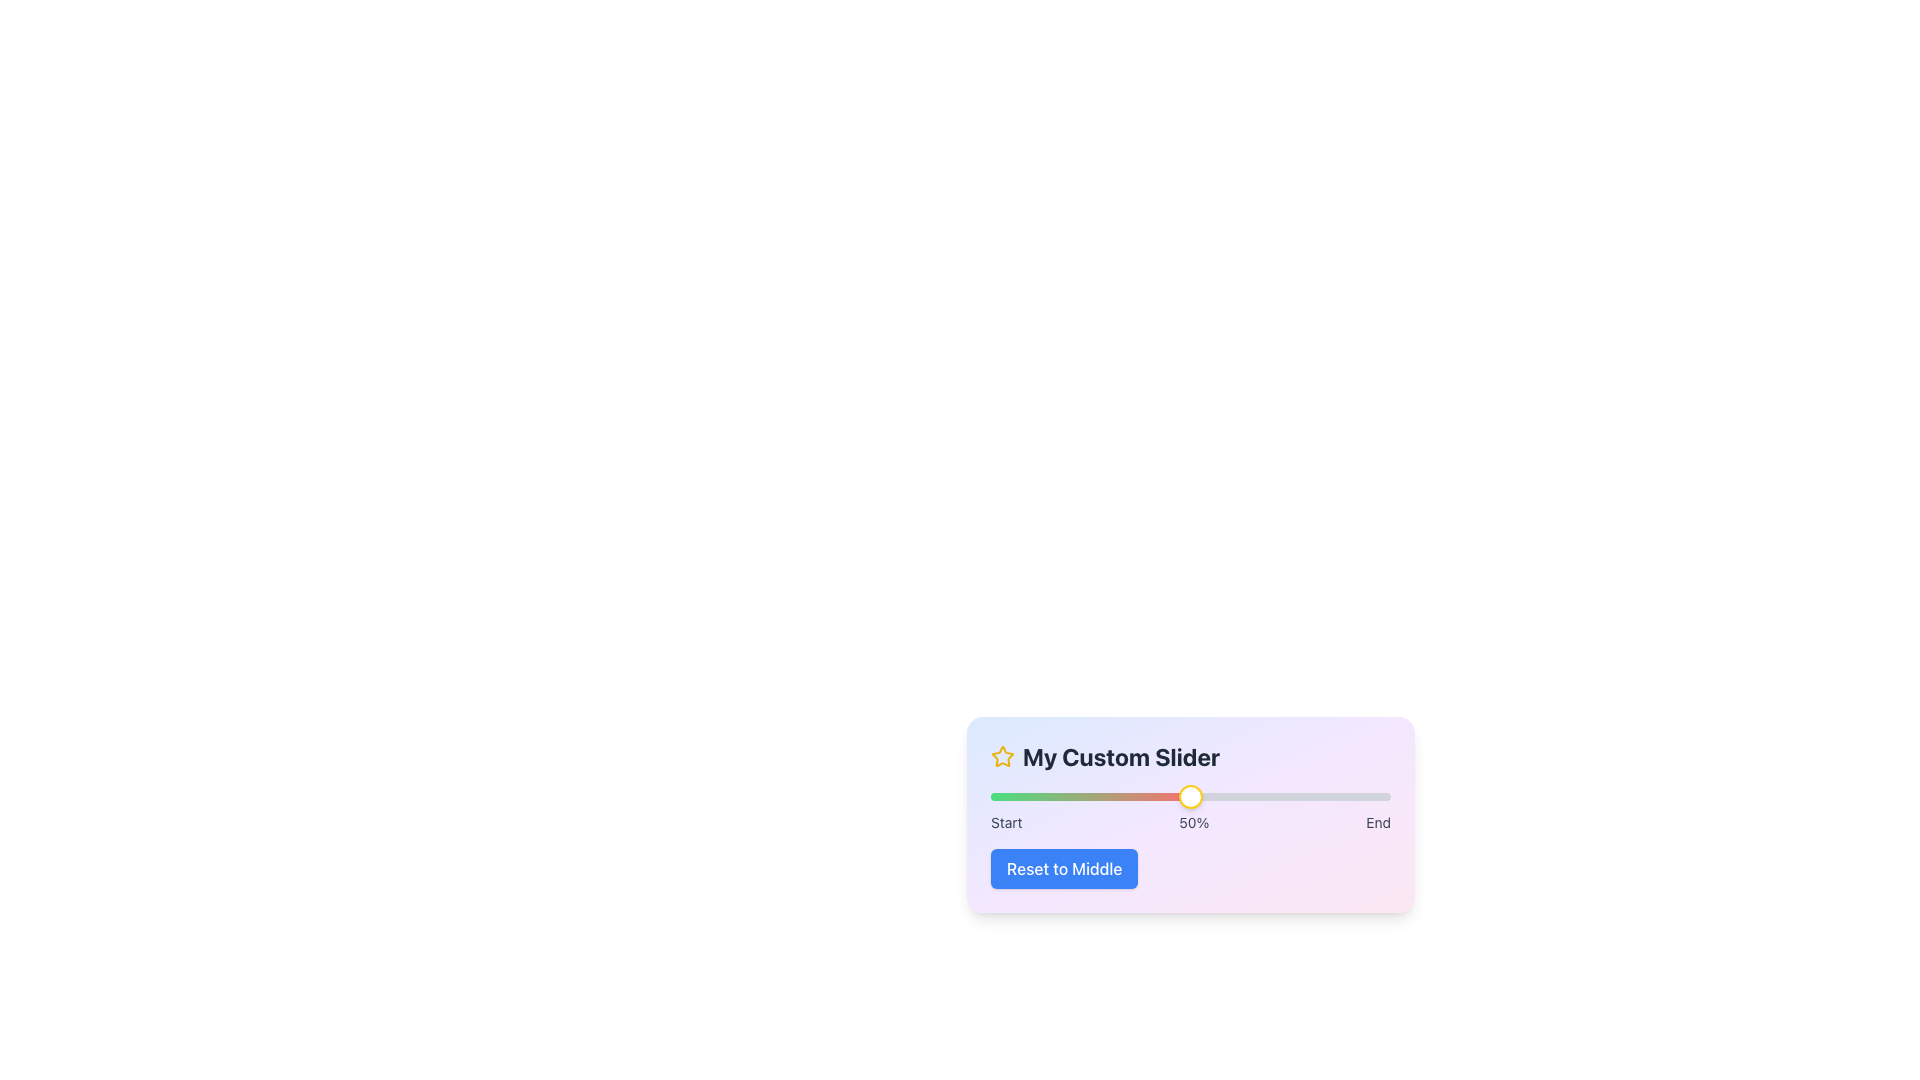 Image resolution: width=1920 pixels, height=1080 pixels. What do you see at coordinates (1169, 796) in the screenshot?
I see `the slider` at bounding box center [1169, 796].